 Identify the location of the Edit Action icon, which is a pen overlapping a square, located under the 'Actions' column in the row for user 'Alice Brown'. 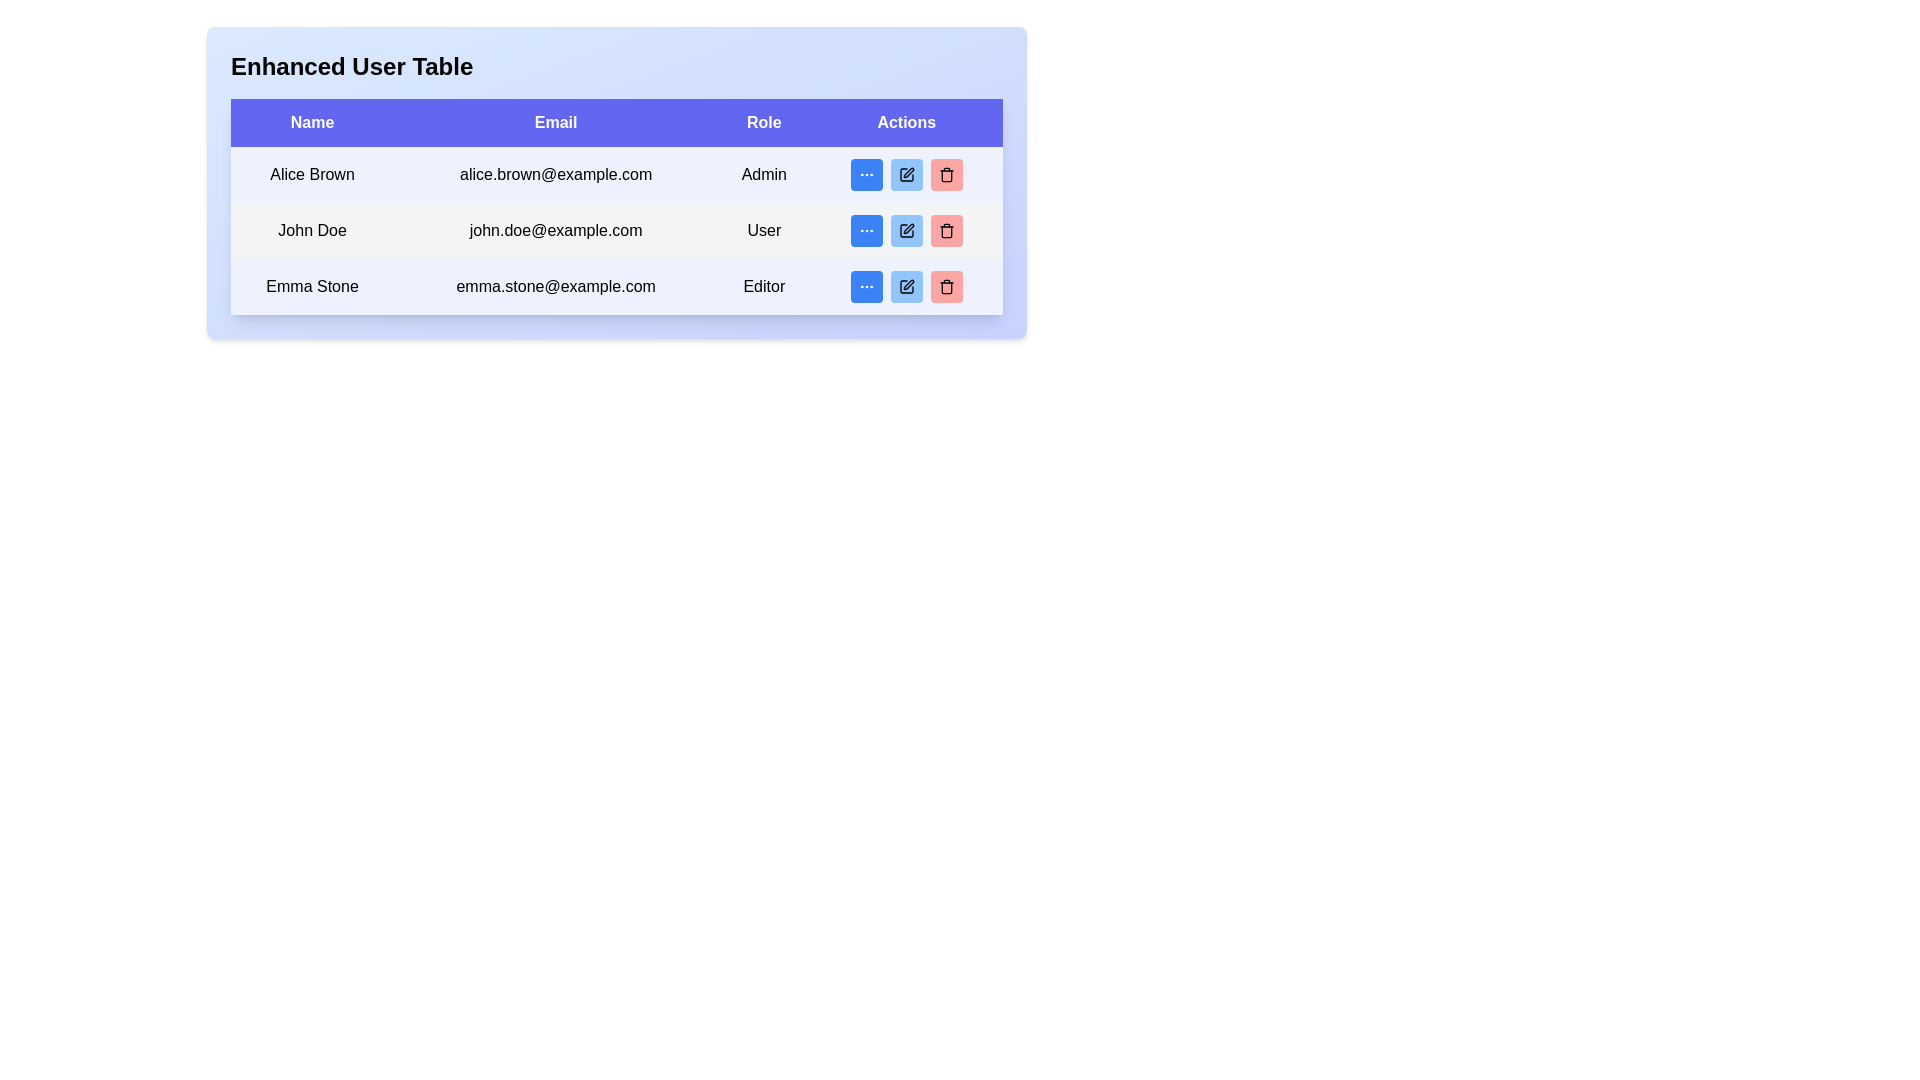
(907, 285).